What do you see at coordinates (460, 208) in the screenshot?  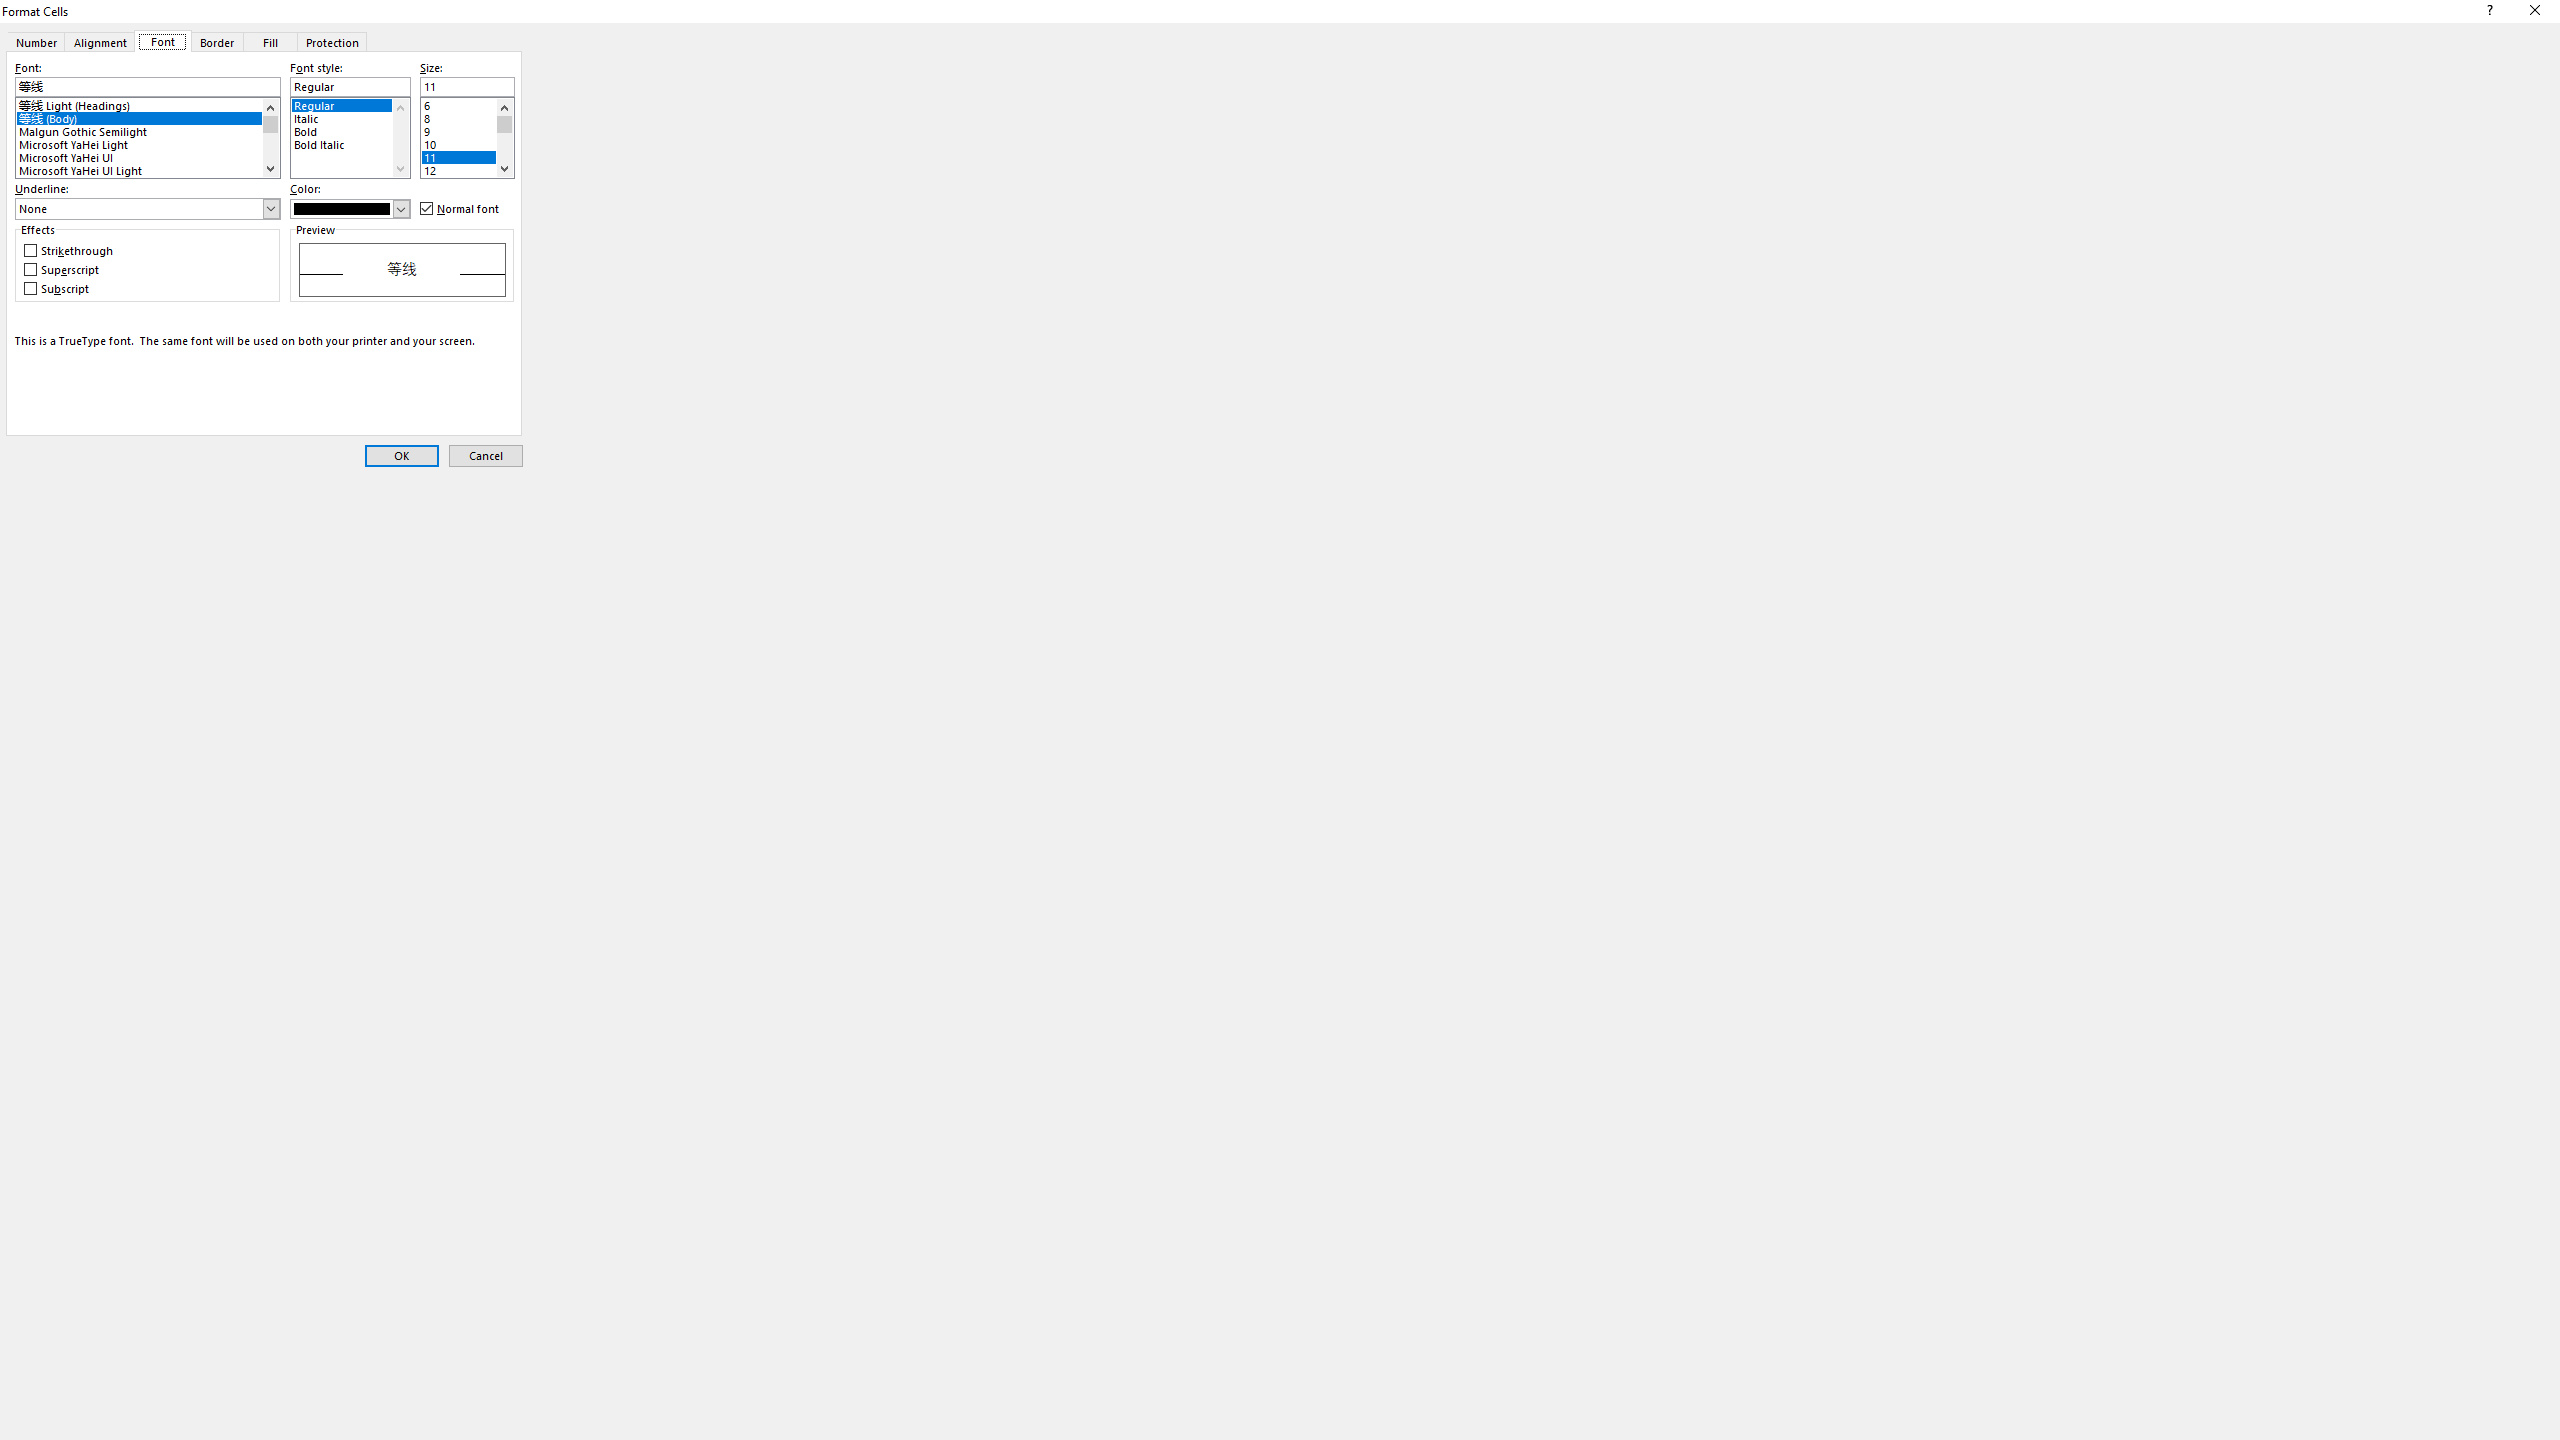 I see `'Normal font'` at bounding box center [460, 208].